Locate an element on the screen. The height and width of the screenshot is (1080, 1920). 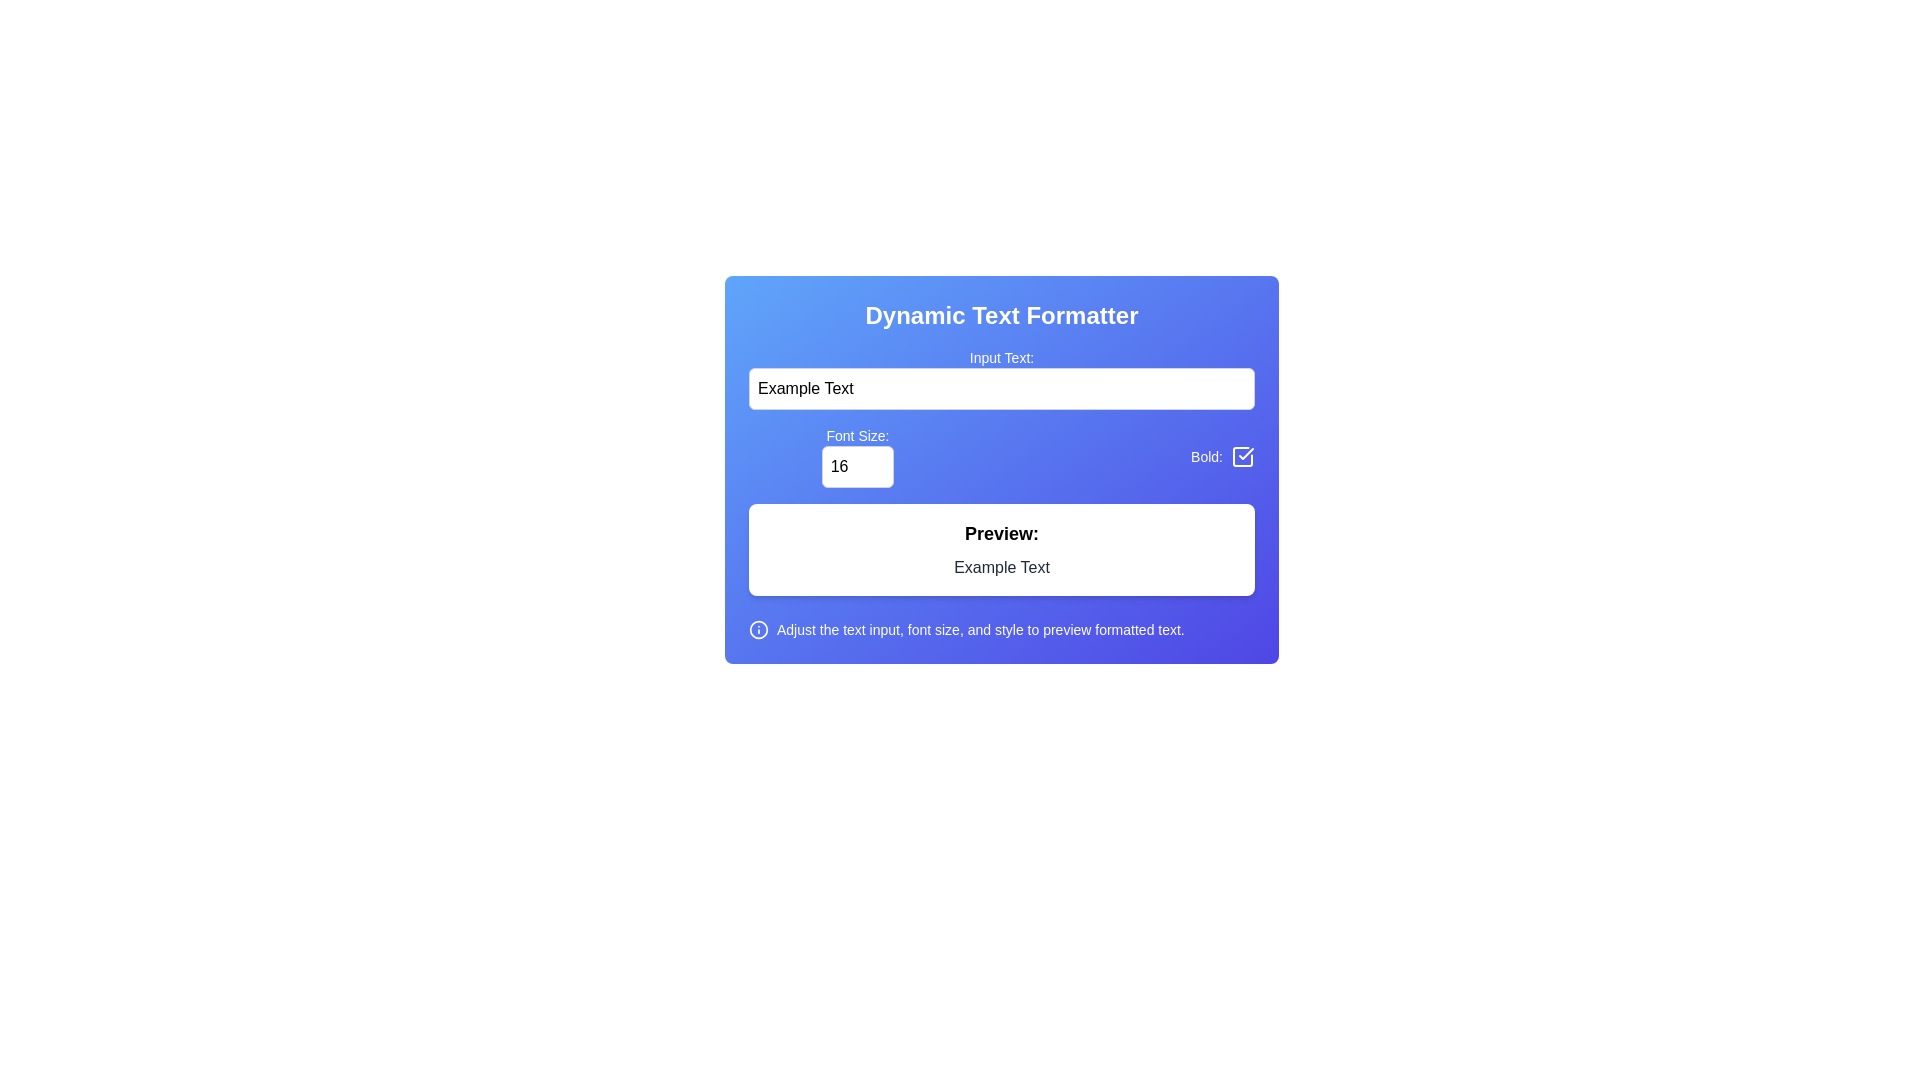
the Circular vector graphic located in the bottom-left corner of the interface near the descriptive text label is located at coordinates (757, 628).